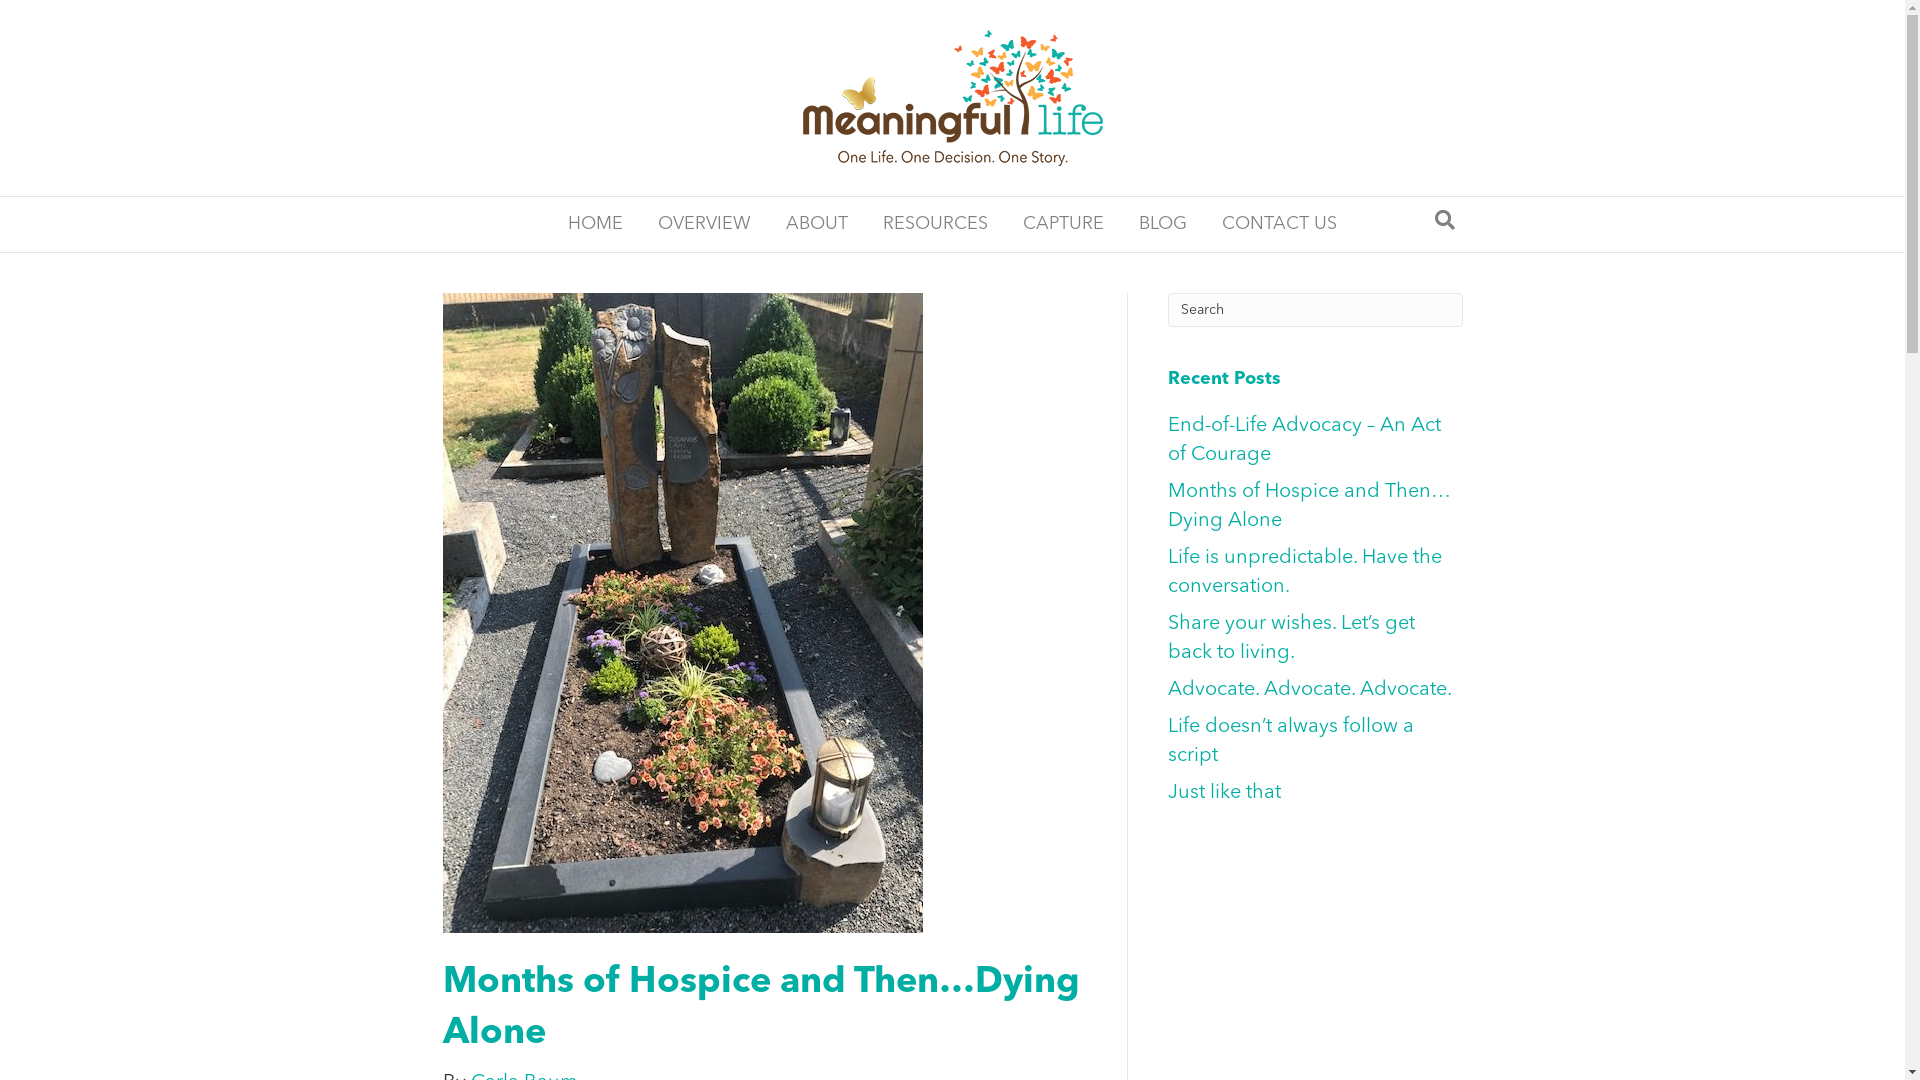 The height and width of the screenshot is (1080, 1920). Describe the element at coordinates (594, 224) in the screenshot. I see `'HOME'` at that location.